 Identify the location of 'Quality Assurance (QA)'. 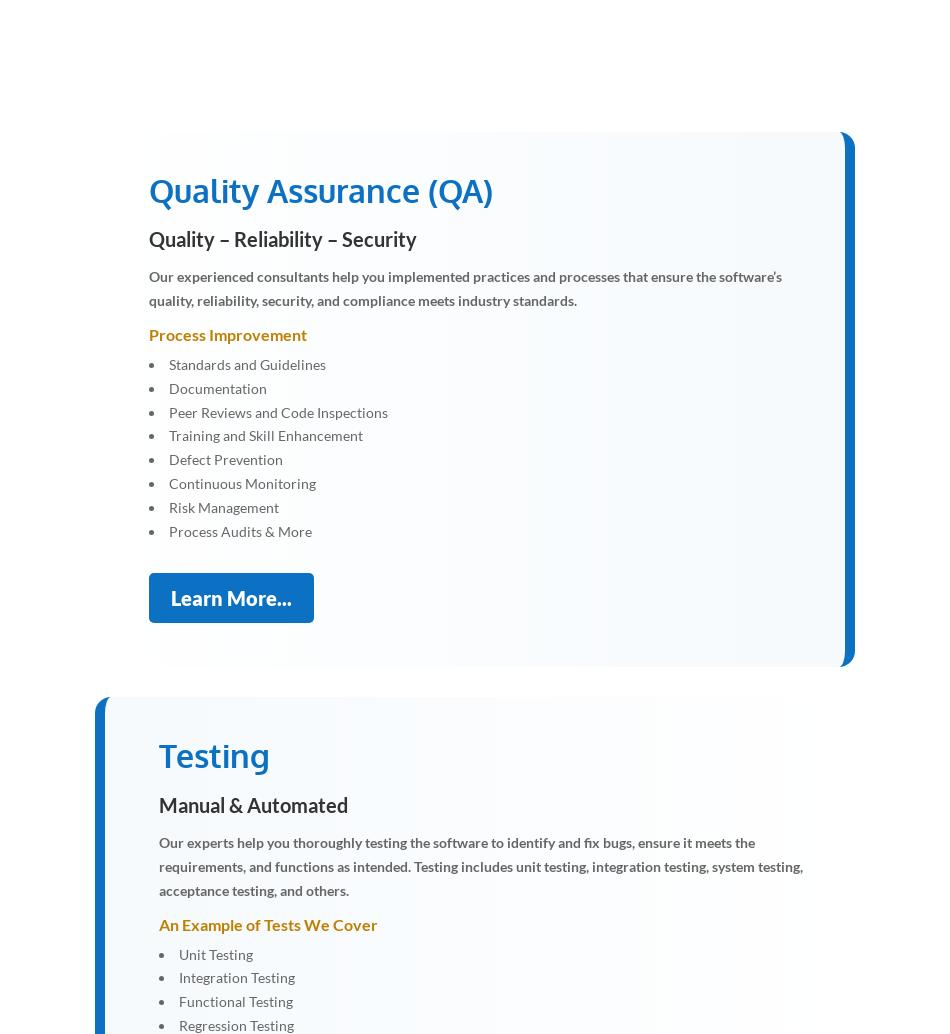
(320, 189).